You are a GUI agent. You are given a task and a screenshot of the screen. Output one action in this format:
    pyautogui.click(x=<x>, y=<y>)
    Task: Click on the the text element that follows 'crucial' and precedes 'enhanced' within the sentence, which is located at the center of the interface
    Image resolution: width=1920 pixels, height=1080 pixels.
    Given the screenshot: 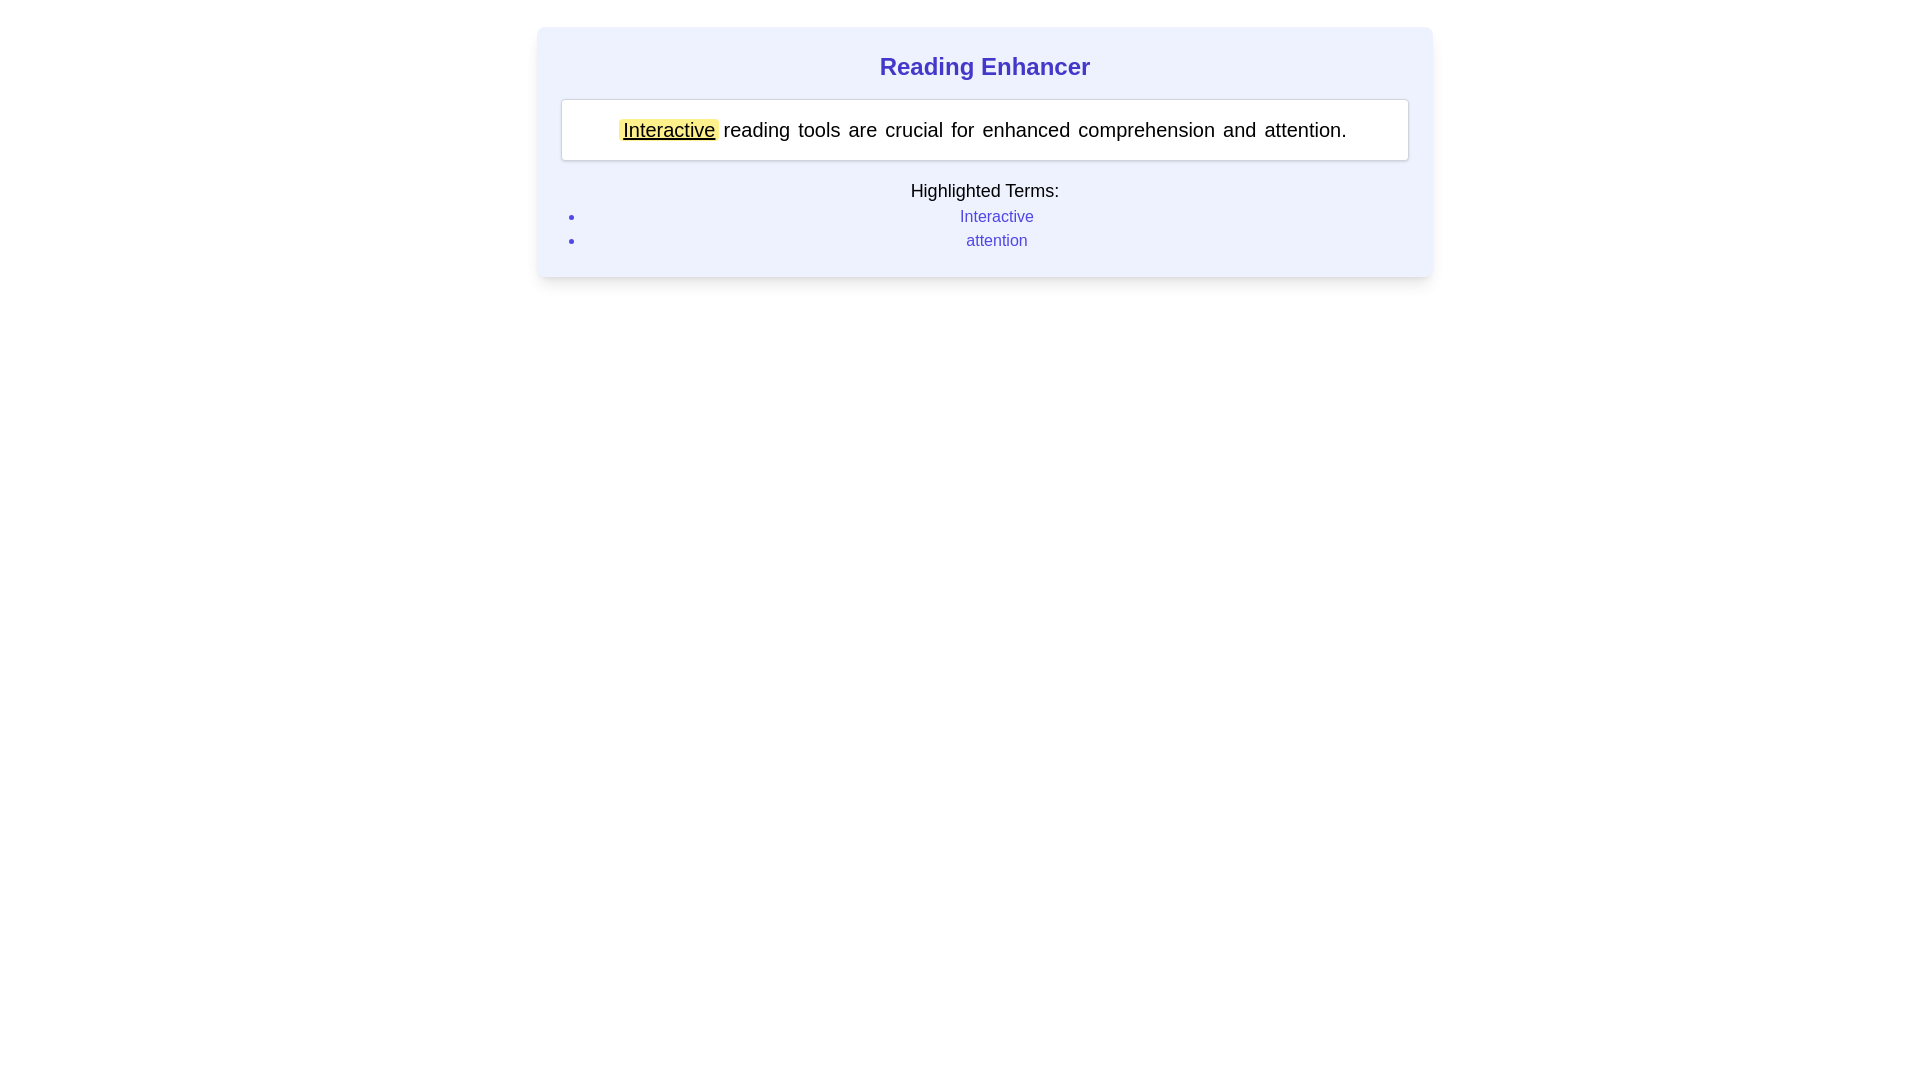 What is the action you would take?
    pyautogui.click(x=962, y=130)
    